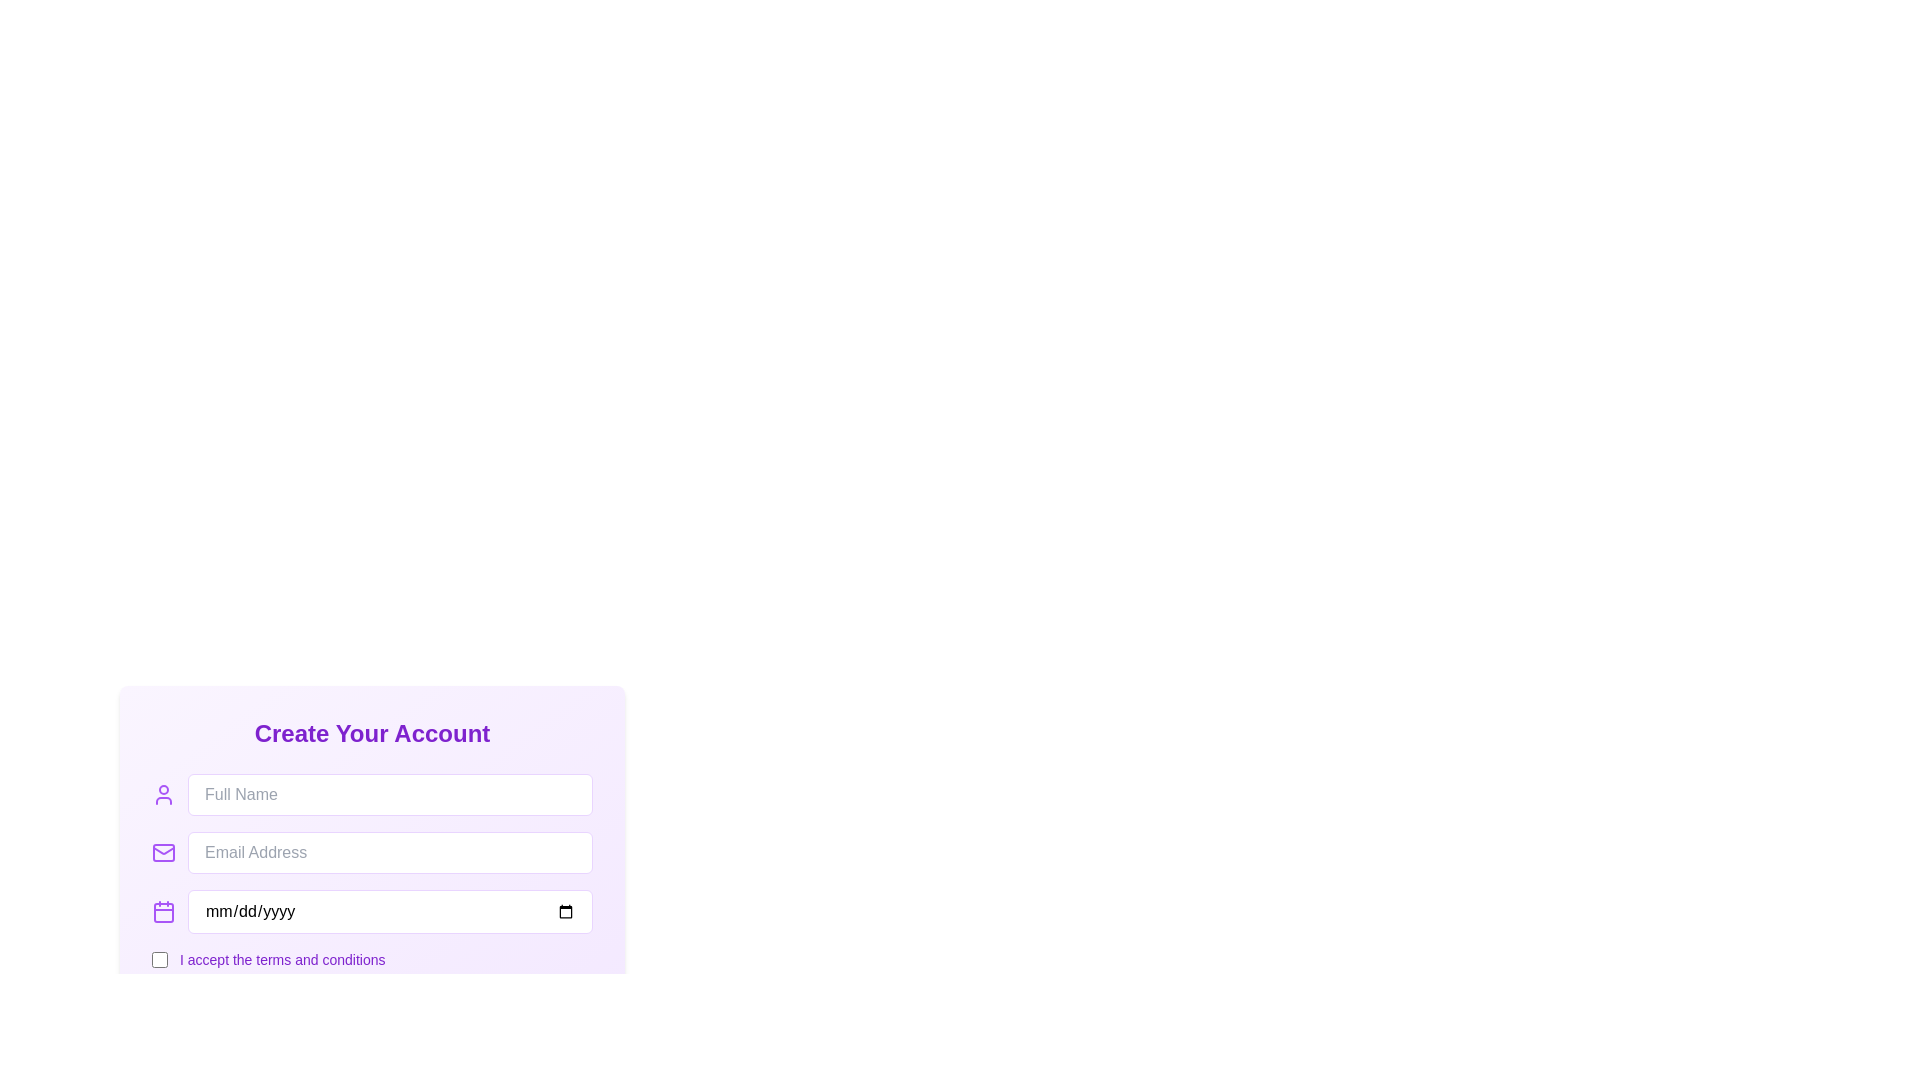  I want to click on the input fields of the account creation dialog box to type in user information such as name, email, and birth date, so click(372, 817).